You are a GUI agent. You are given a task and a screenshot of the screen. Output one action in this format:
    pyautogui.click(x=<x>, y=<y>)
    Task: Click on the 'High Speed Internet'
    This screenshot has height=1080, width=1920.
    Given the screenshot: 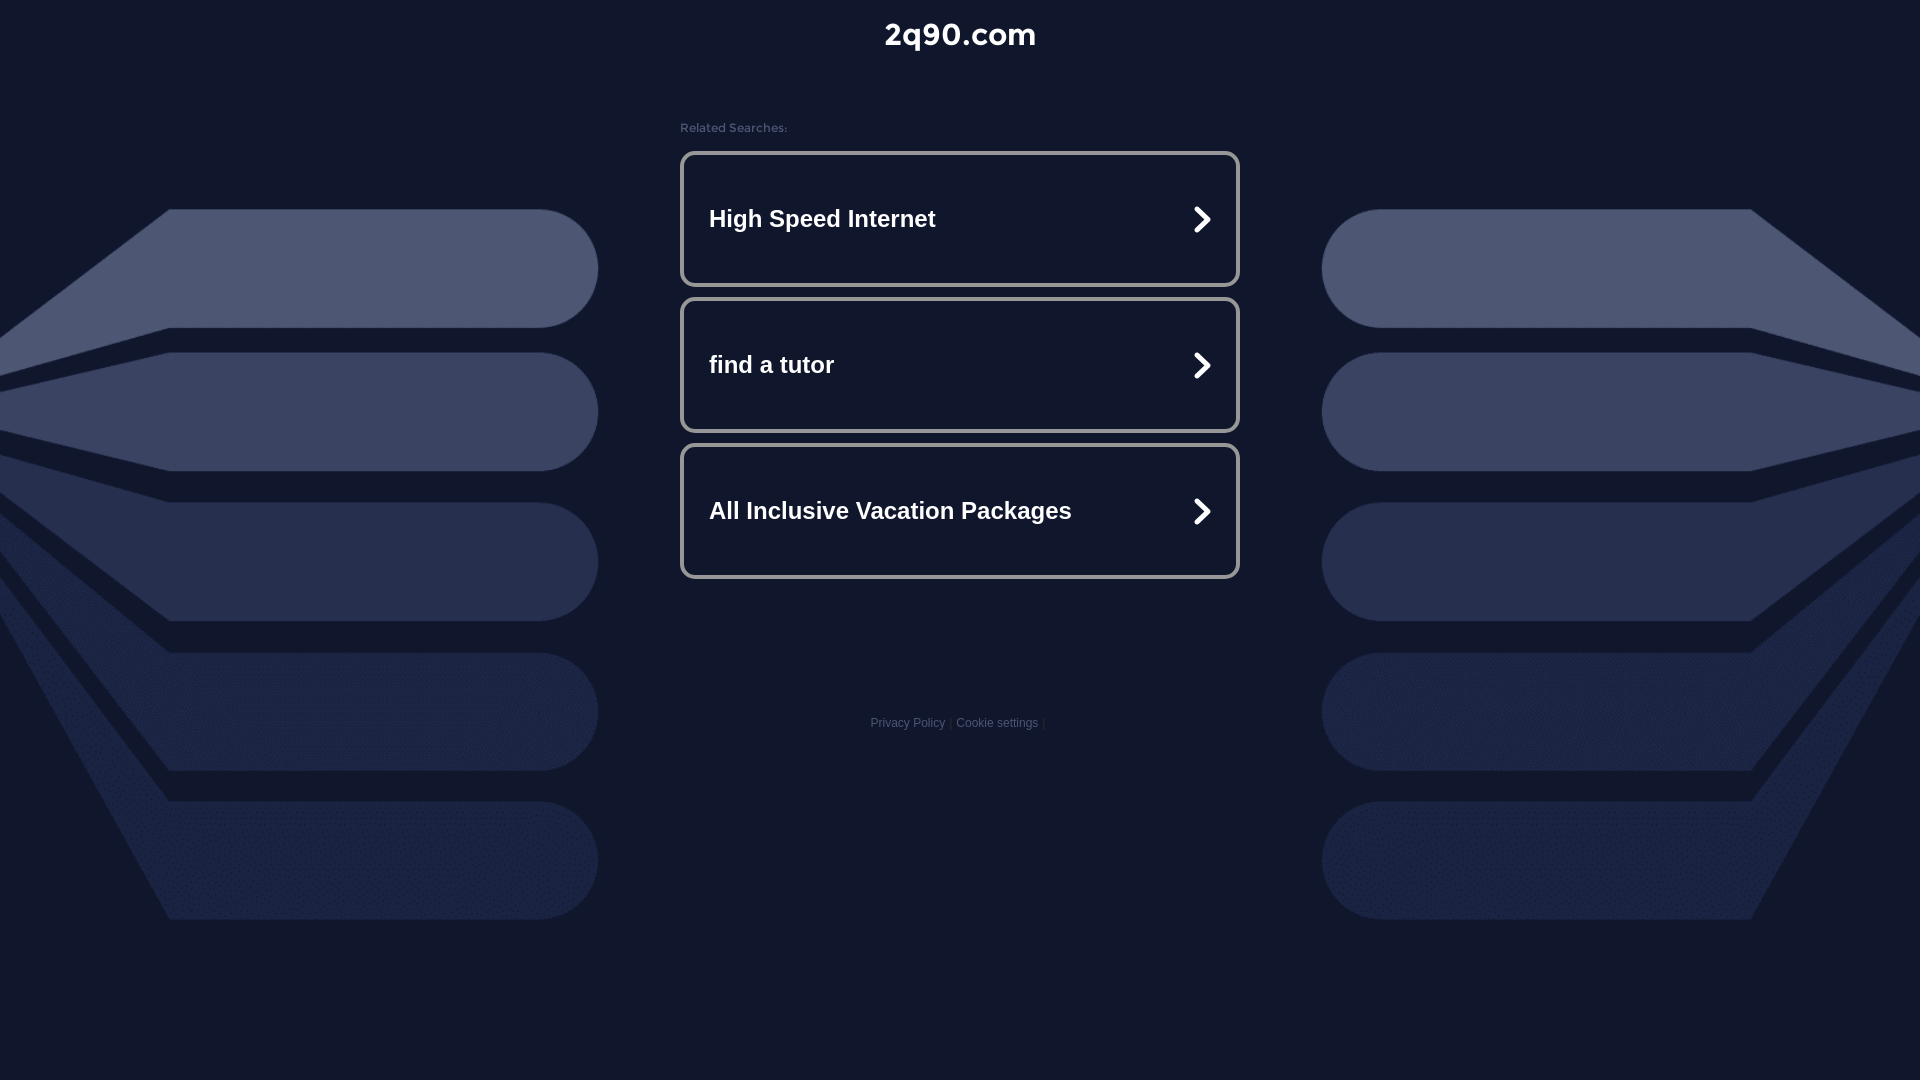 What is the action you would take?
    pyautogui.click(x=960, y=219)
    